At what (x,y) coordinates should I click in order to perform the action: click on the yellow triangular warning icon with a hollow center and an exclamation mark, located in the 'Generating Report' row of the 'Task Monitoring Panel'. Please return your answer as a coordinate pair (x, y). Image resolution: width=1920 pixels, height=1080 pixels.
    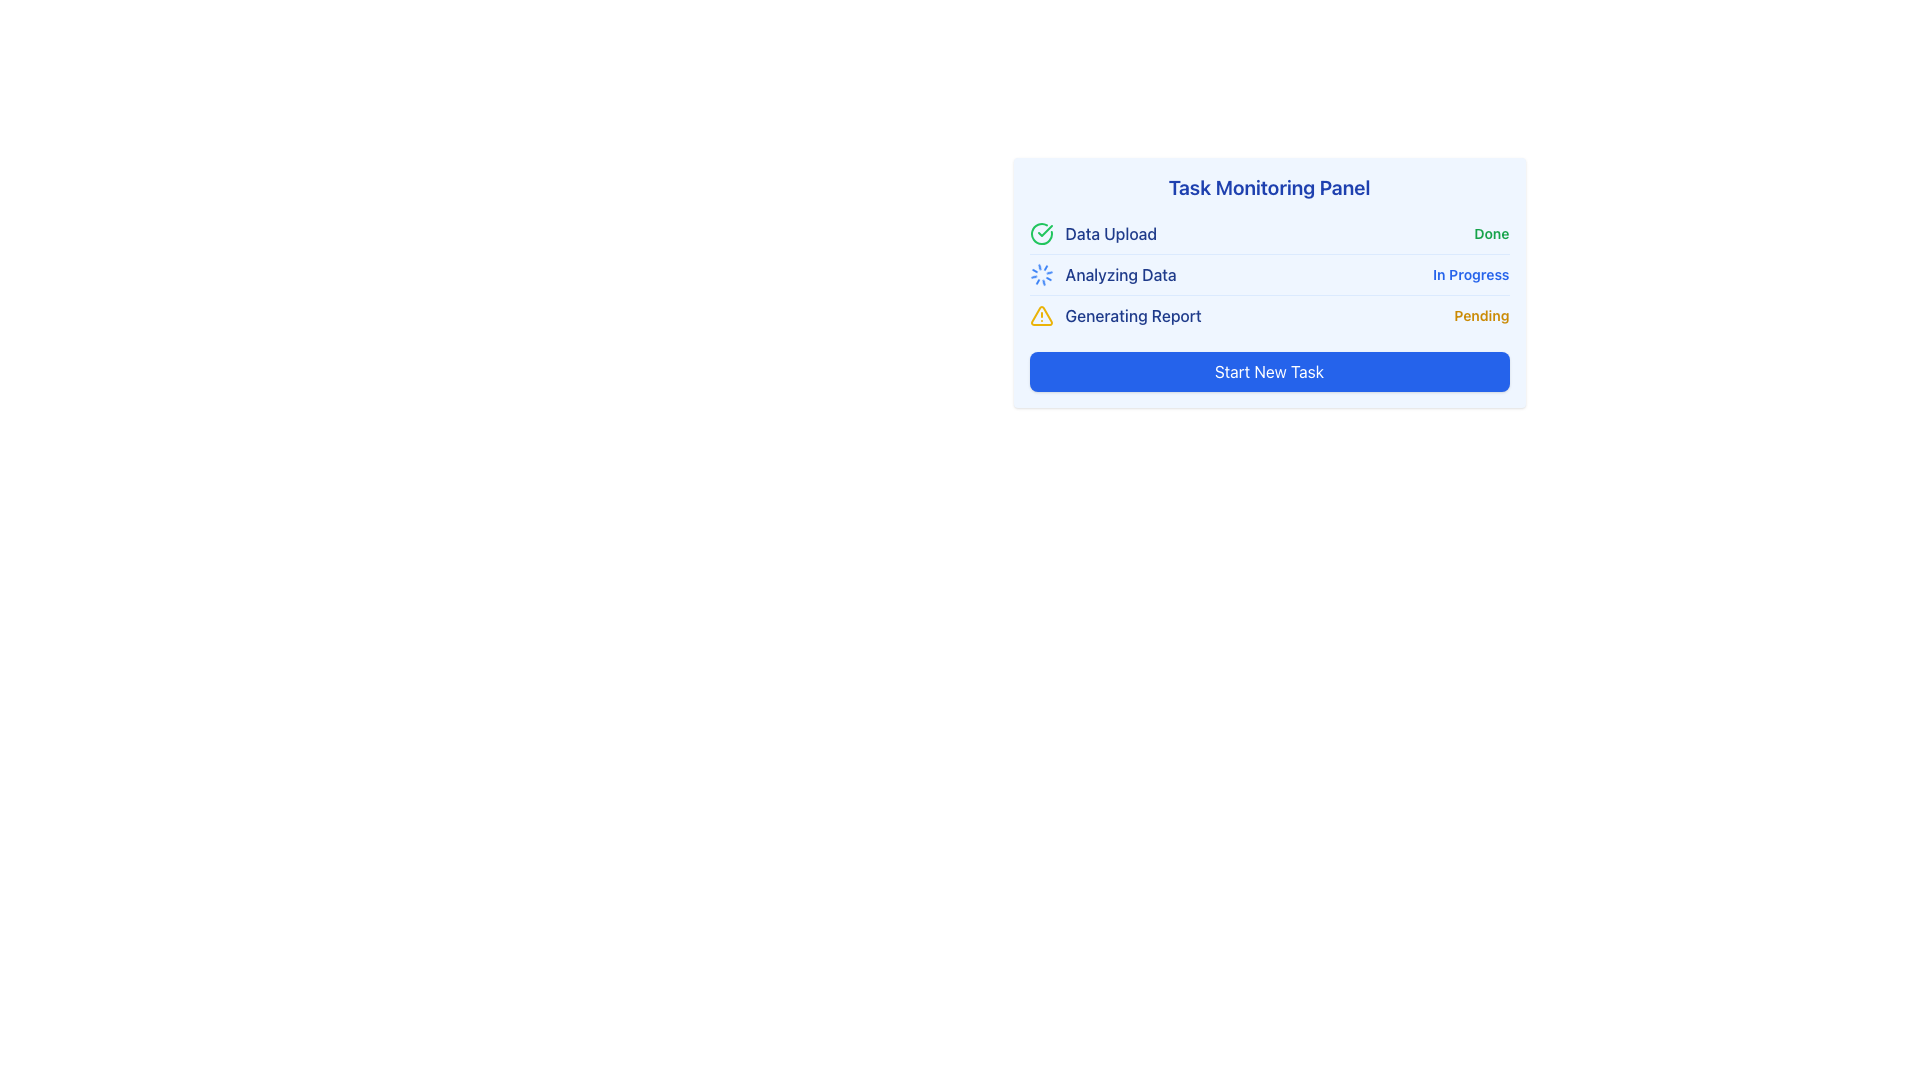
    Looking at the image, I should click on (1040, 315).